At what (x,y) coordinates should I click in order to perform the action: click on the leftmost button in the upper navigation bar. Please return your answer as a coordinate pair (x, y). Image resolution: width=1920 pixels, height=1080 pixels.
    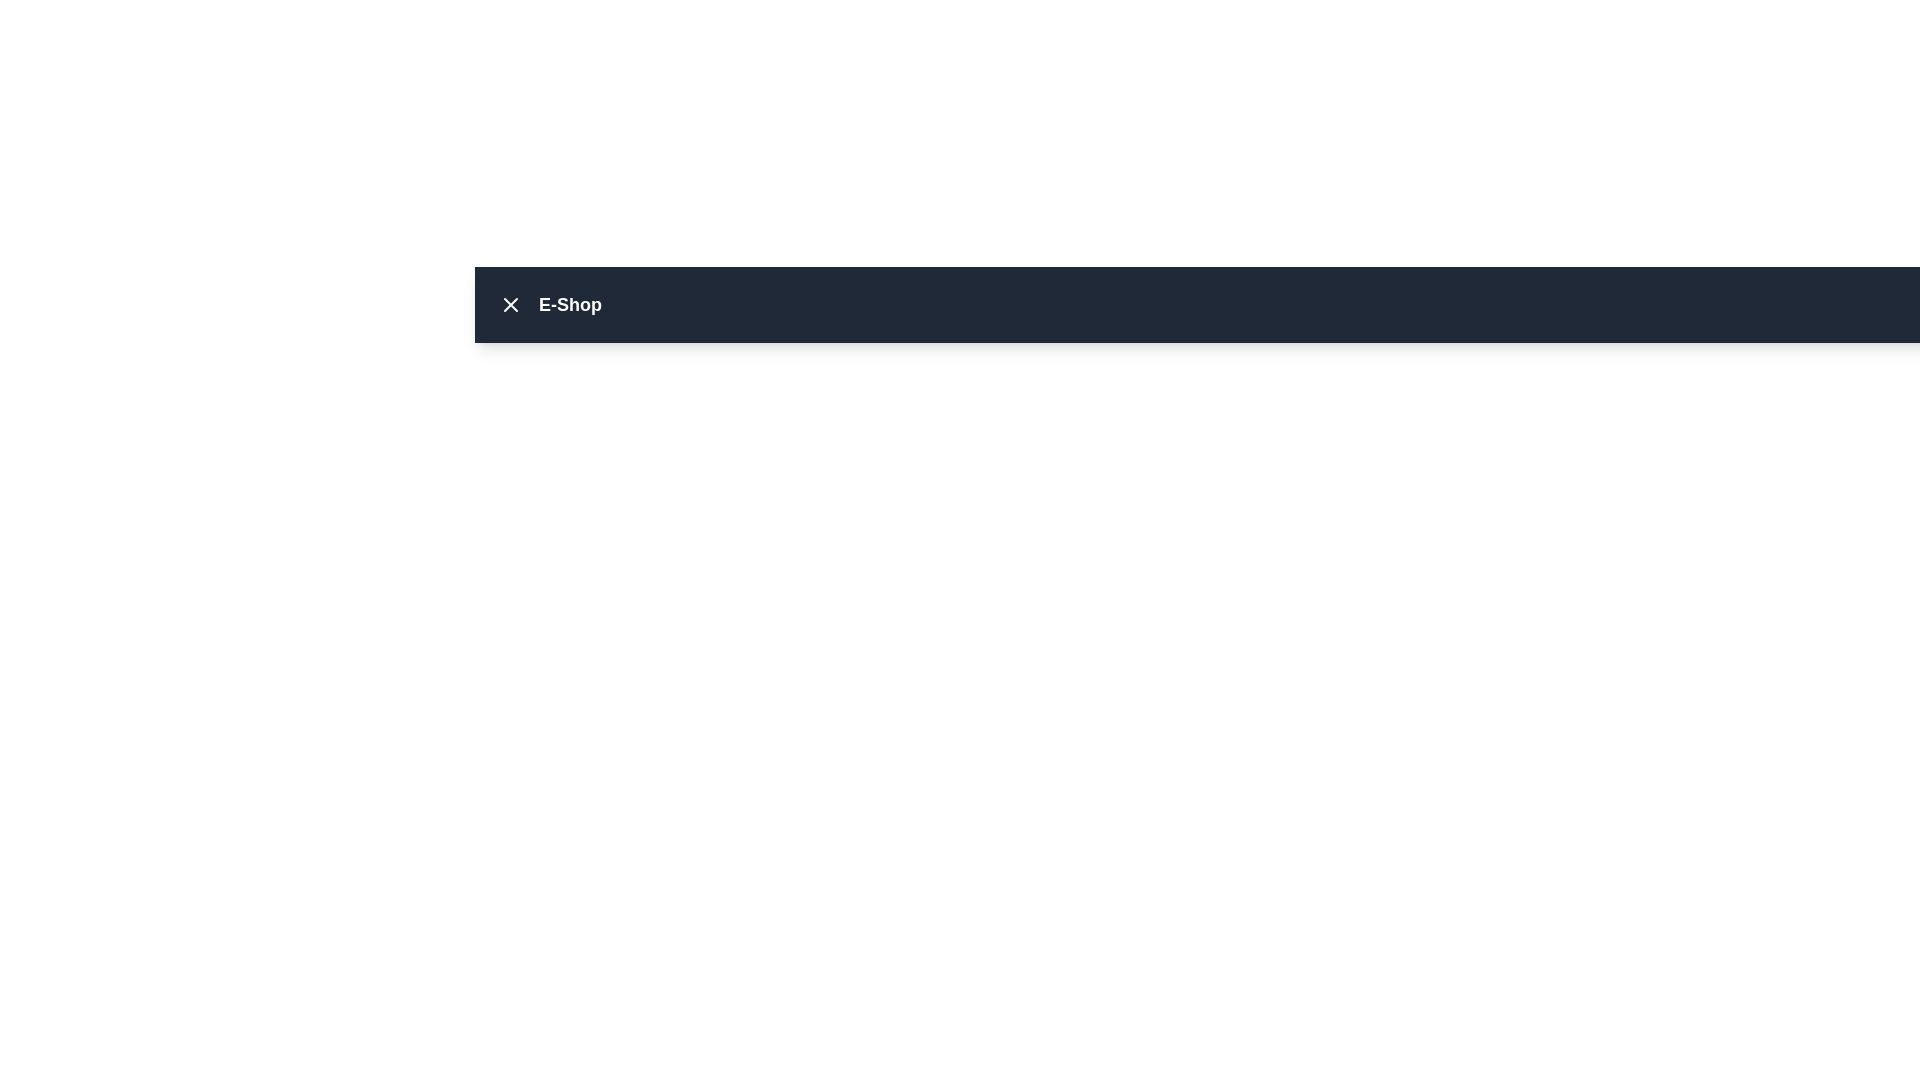
    Looking at the image, I should click on (510, 304).